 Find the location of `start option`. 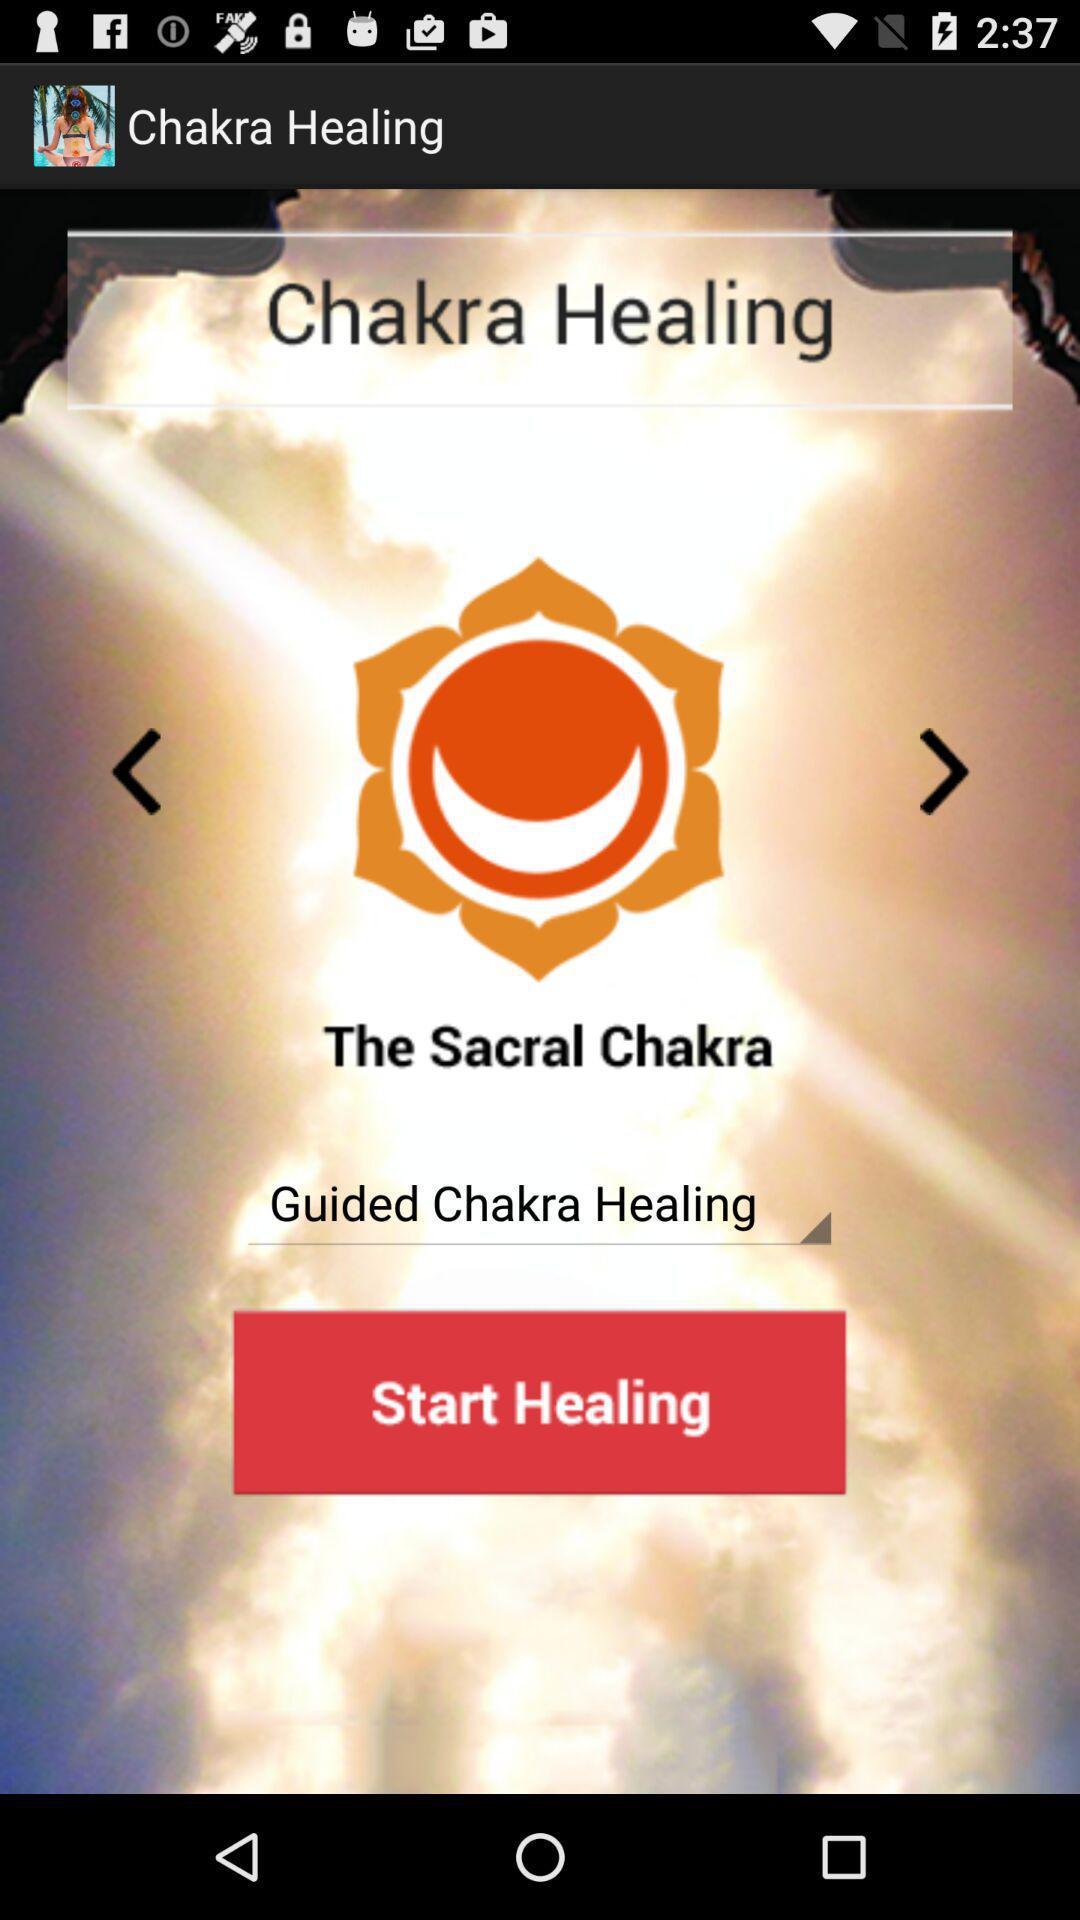

start option is located at coordinates (538, 1401).